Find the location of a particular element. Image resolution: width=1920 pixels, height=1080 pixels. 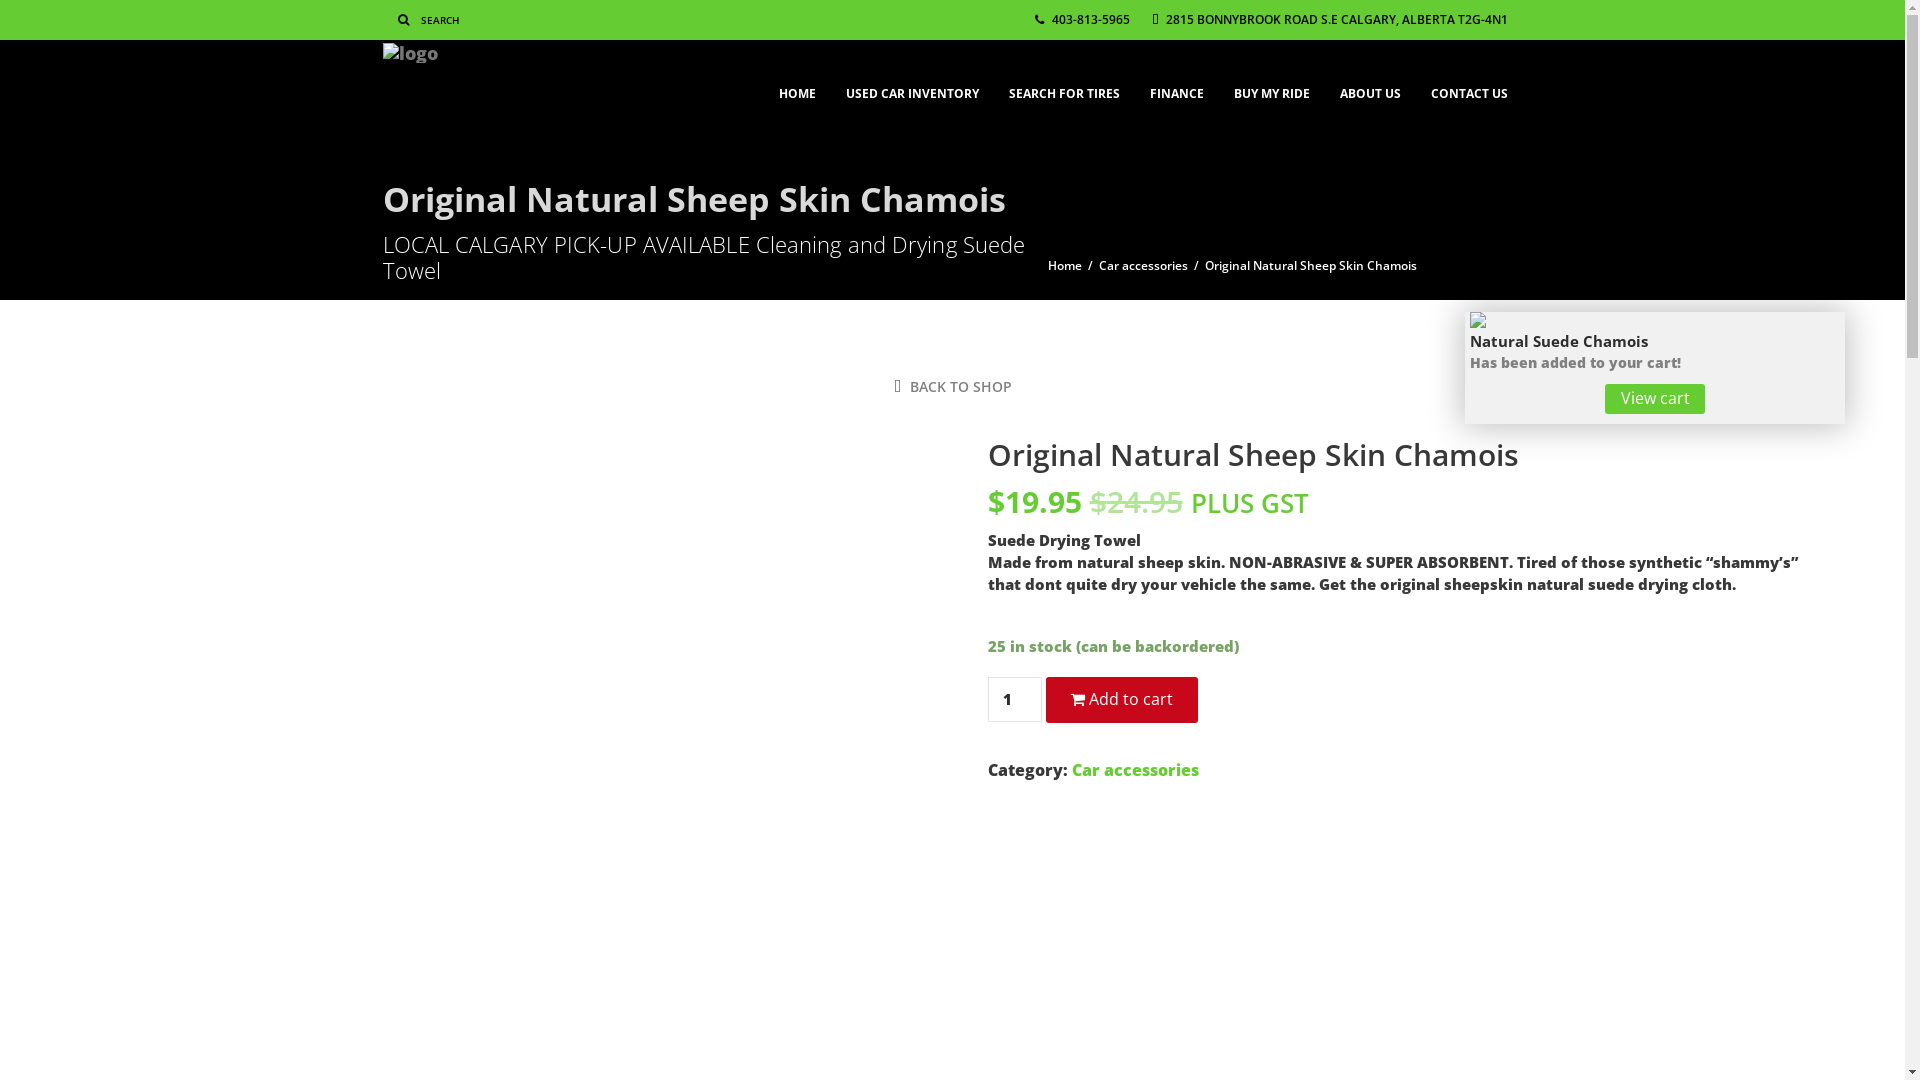

'ABOUT US' is located at coordinates (1368, 83).